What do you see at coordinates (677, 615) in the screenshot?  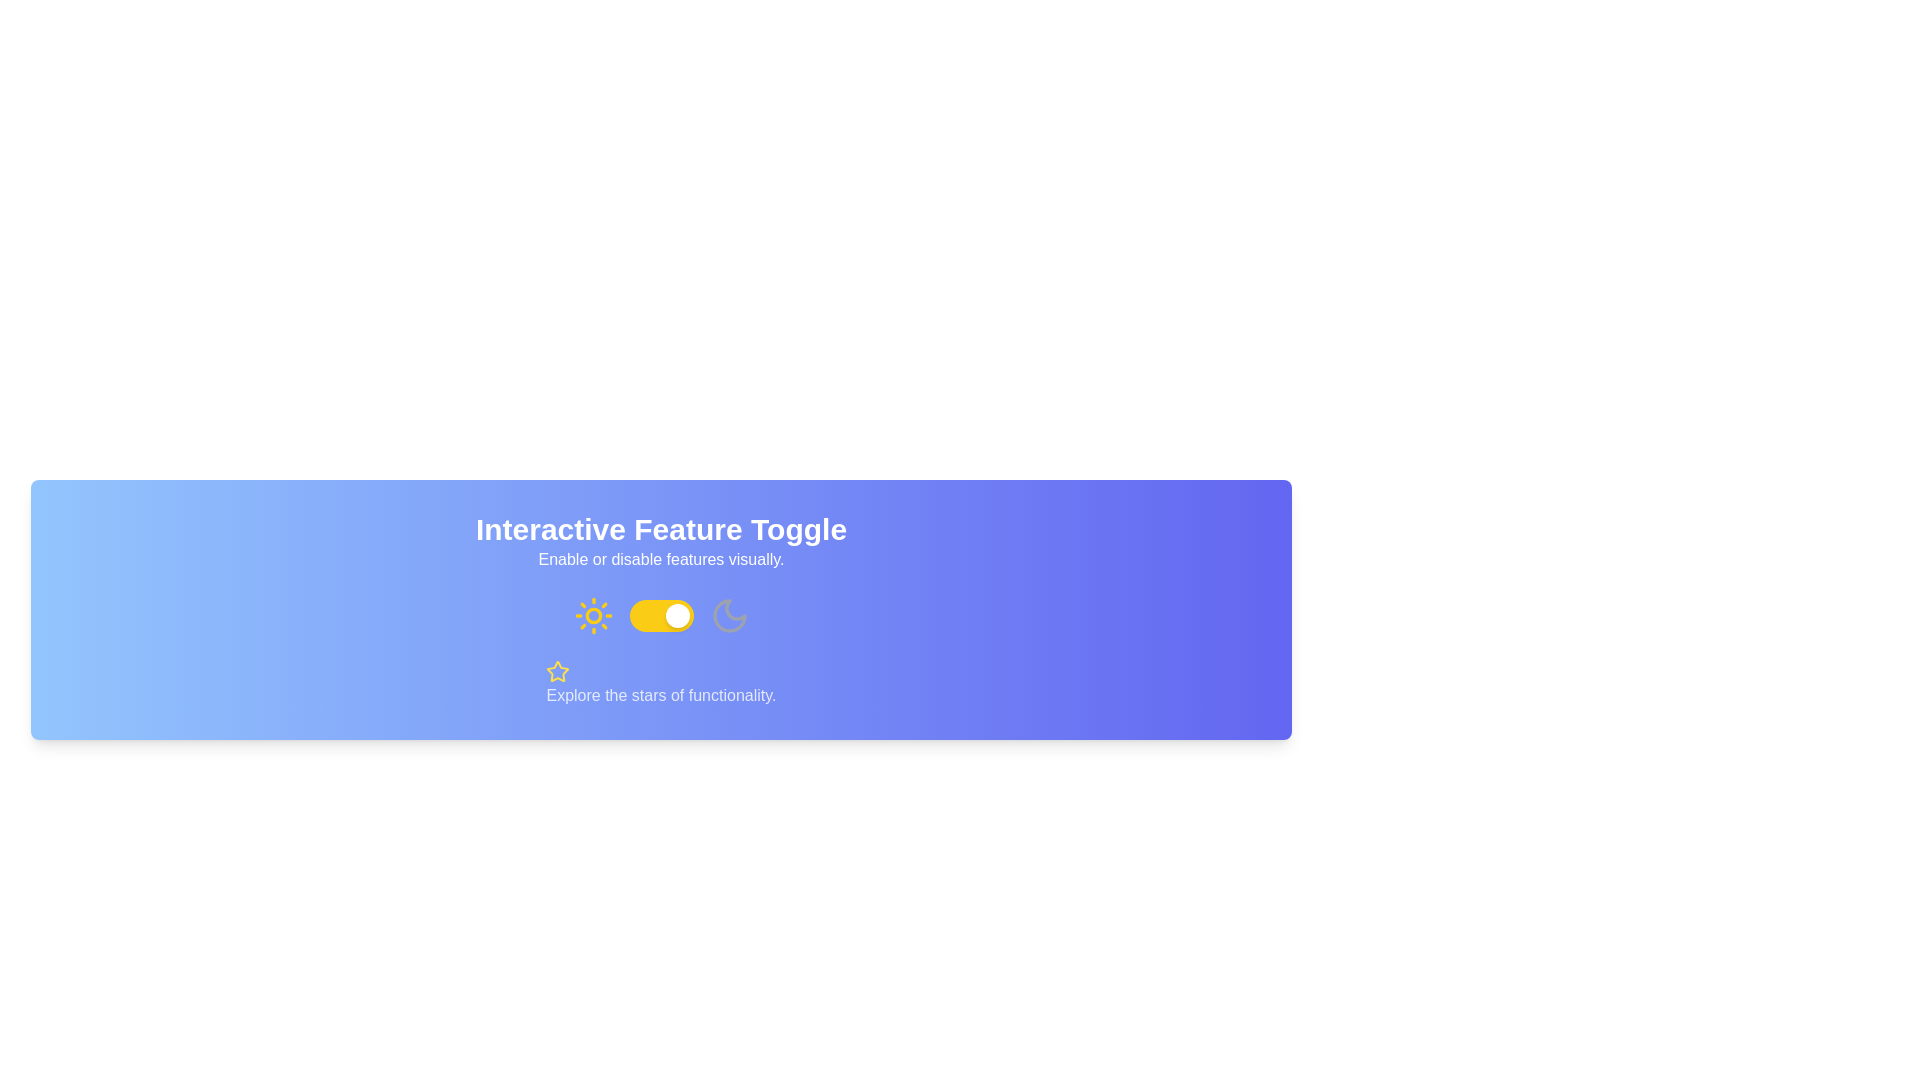 I see `the rightmost movable knob of the toggle switch labeled 'Interactive Feature Toggle'` at bounding box center [677, 615].